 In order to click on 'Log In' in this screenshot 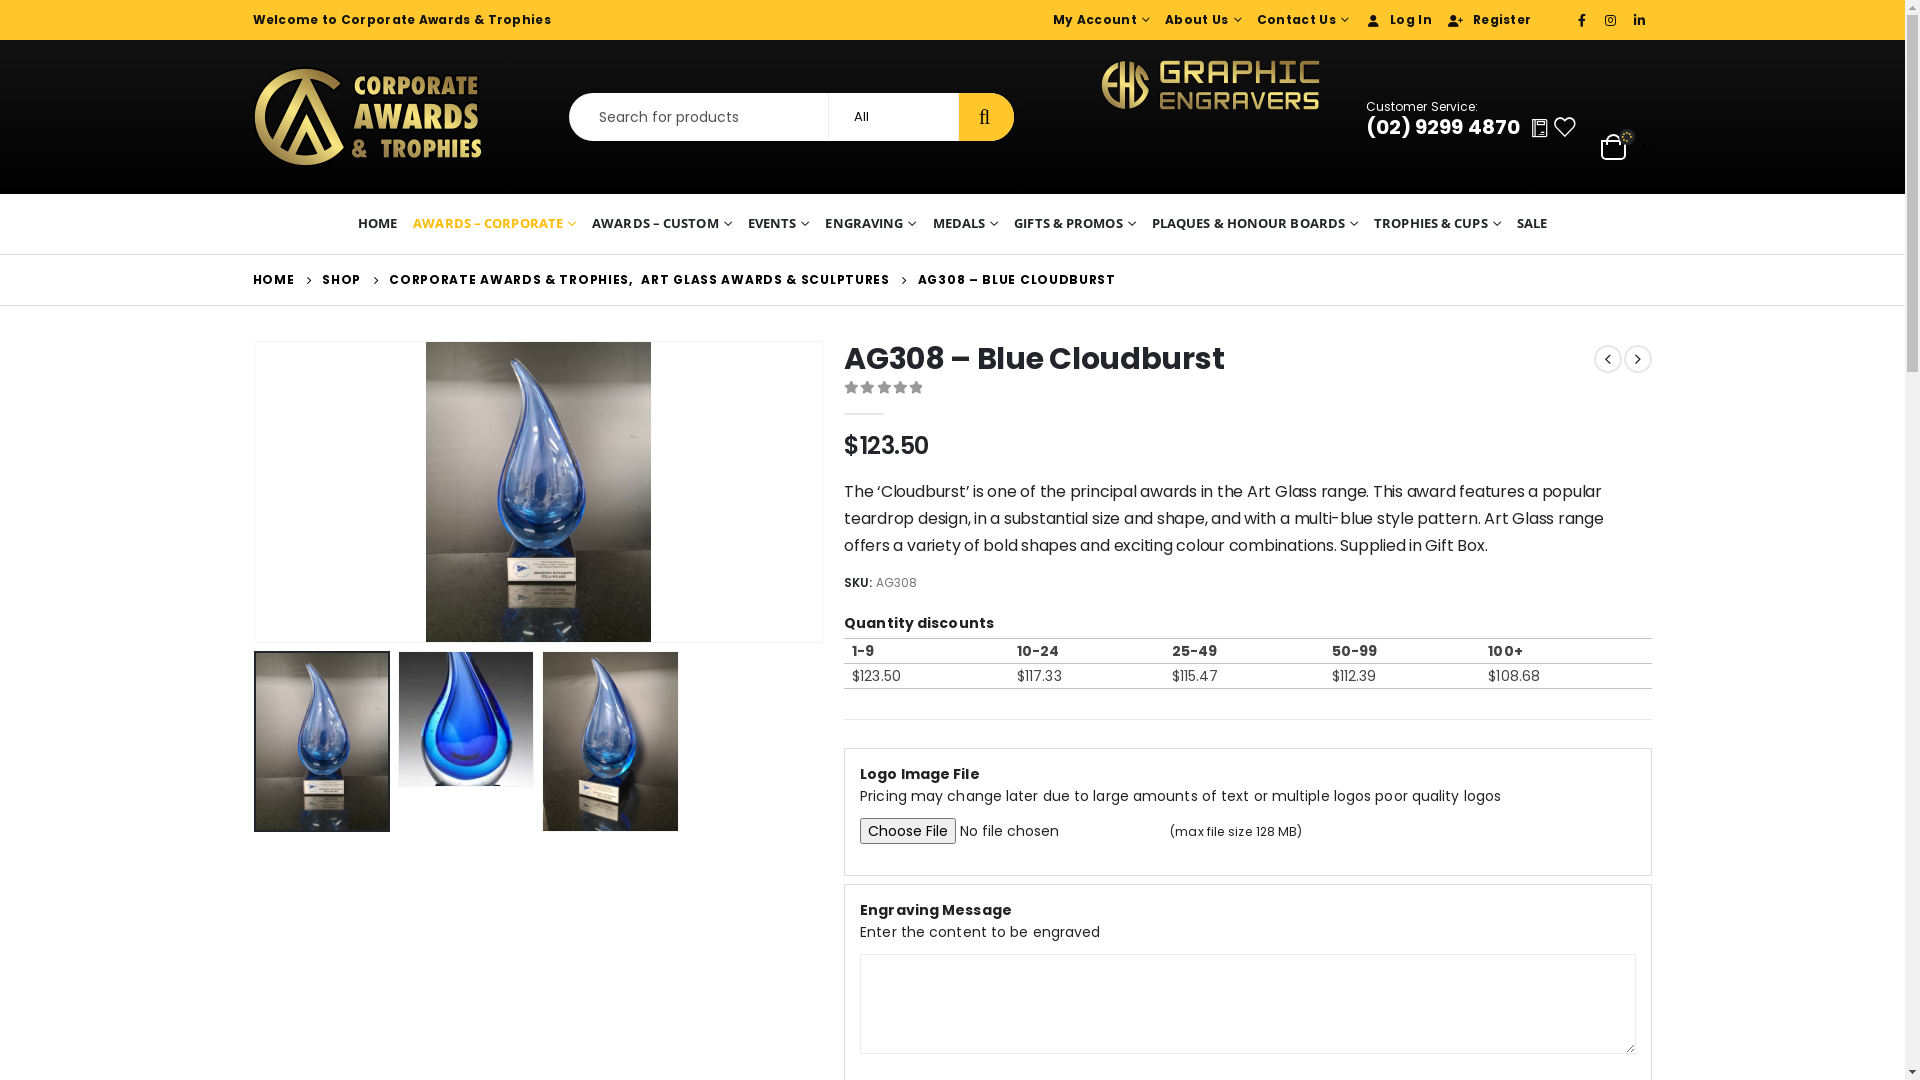, I will do `click(1394, 19)`.